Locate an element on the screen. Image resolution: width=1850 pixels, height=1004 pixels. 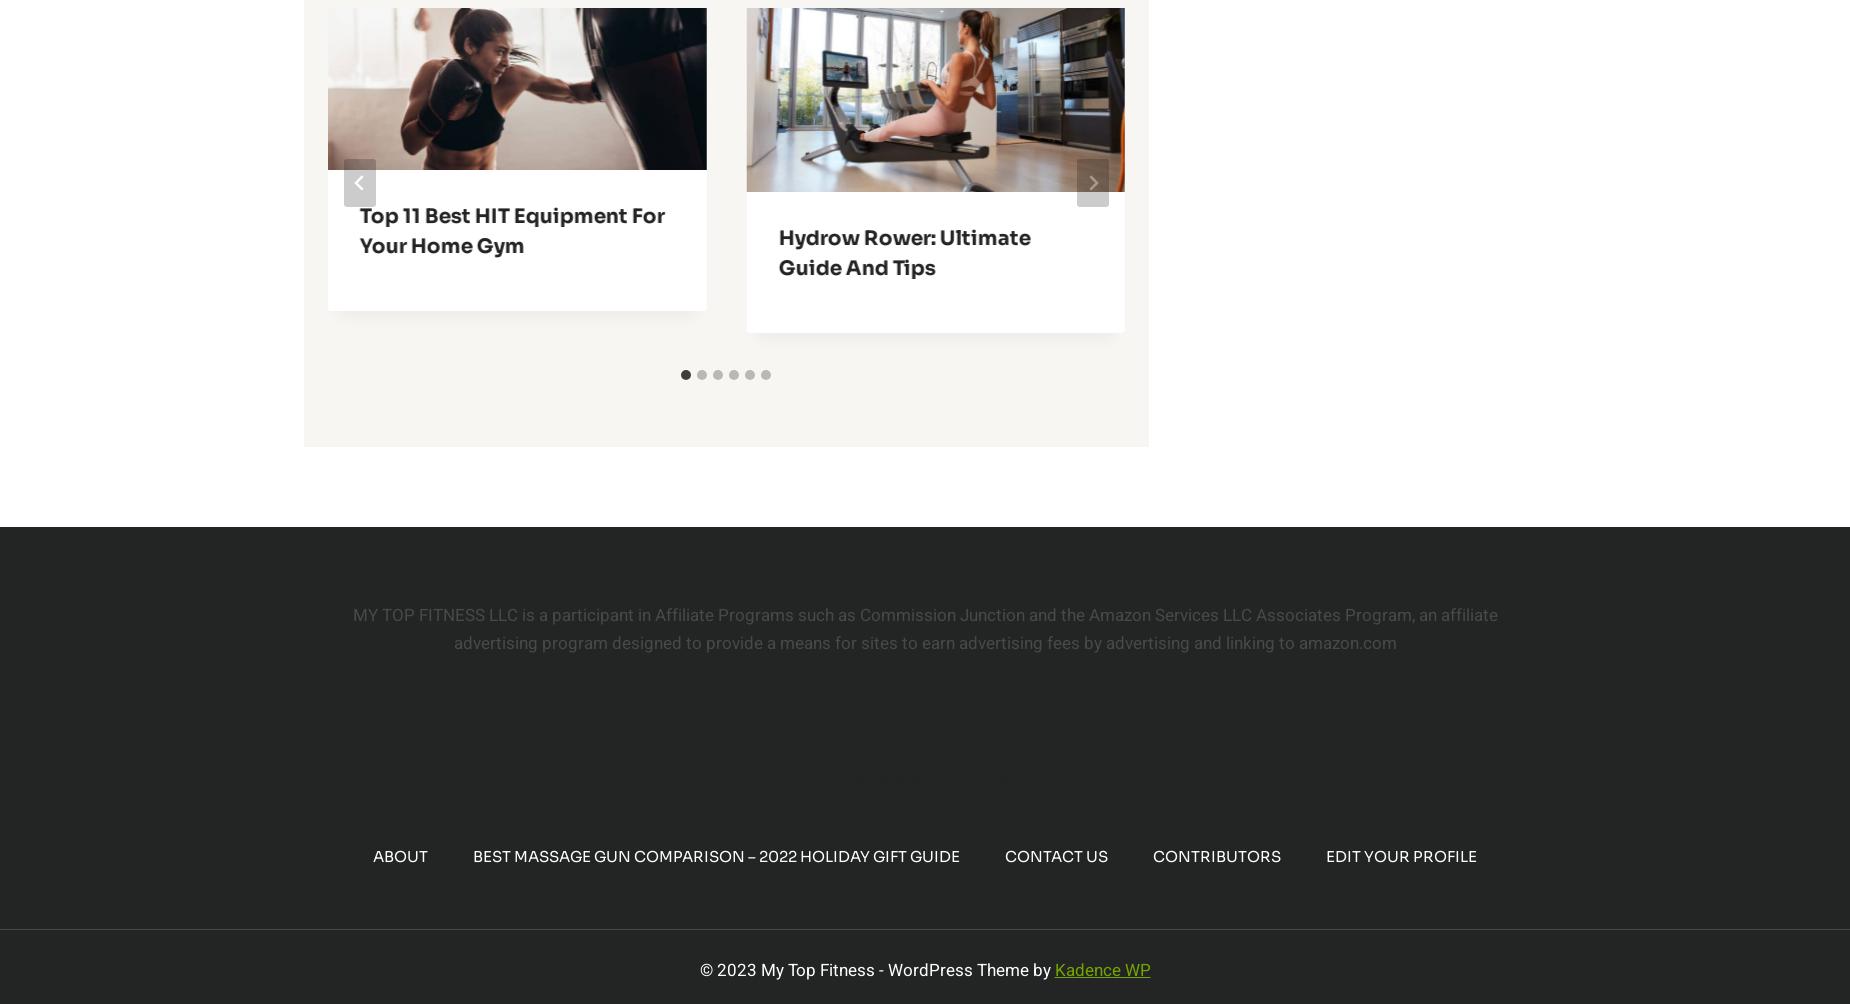
'Best Massage Gun Comparison – 2022 Holiday Gift Guide' is located at coordinates (716, 856).